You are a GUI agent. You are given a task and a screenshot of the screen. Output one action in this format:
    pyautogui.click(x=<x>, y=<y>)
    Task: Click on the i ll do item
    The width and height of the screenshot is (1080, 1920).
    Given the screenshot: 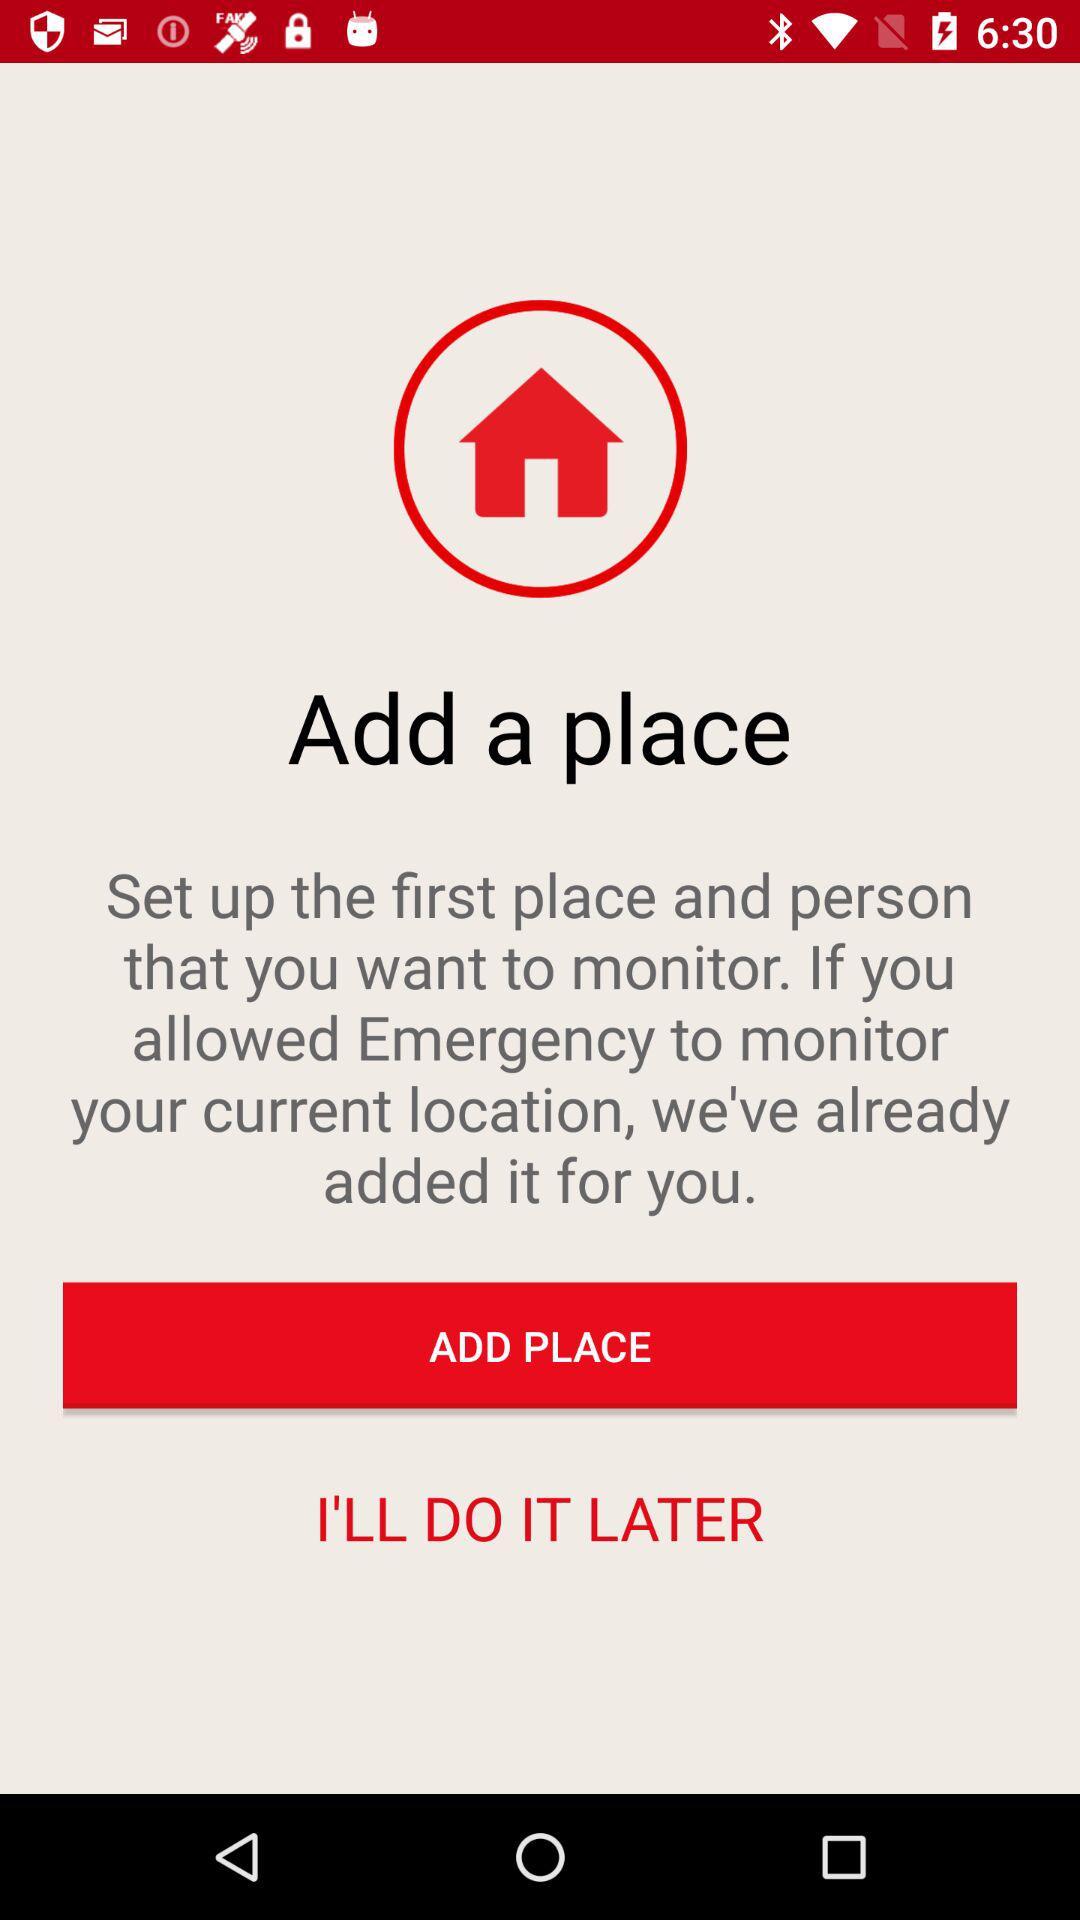 What is the action you would take?
    pyautogui.click(x=538, y=1517)
    